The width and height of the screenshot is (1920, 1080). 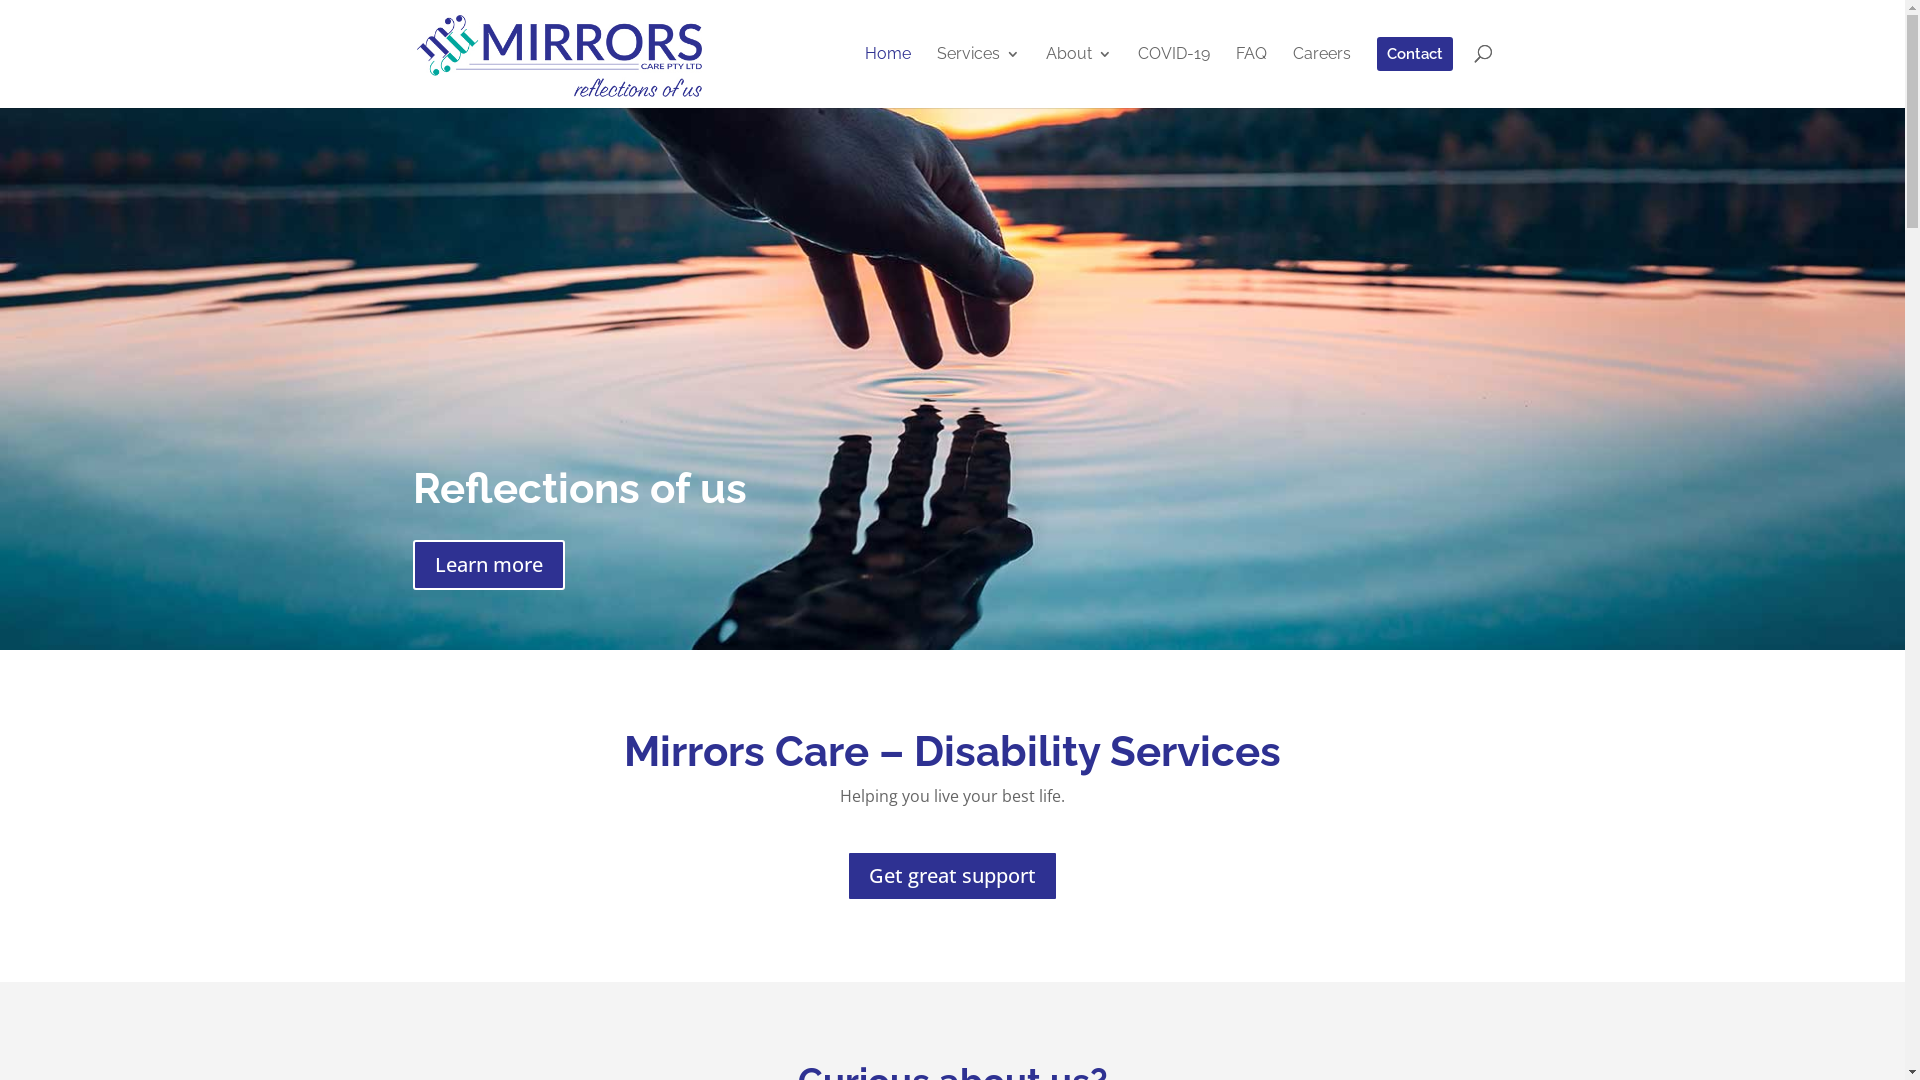 I want to click on 'Home', so click(x=864, y=75).